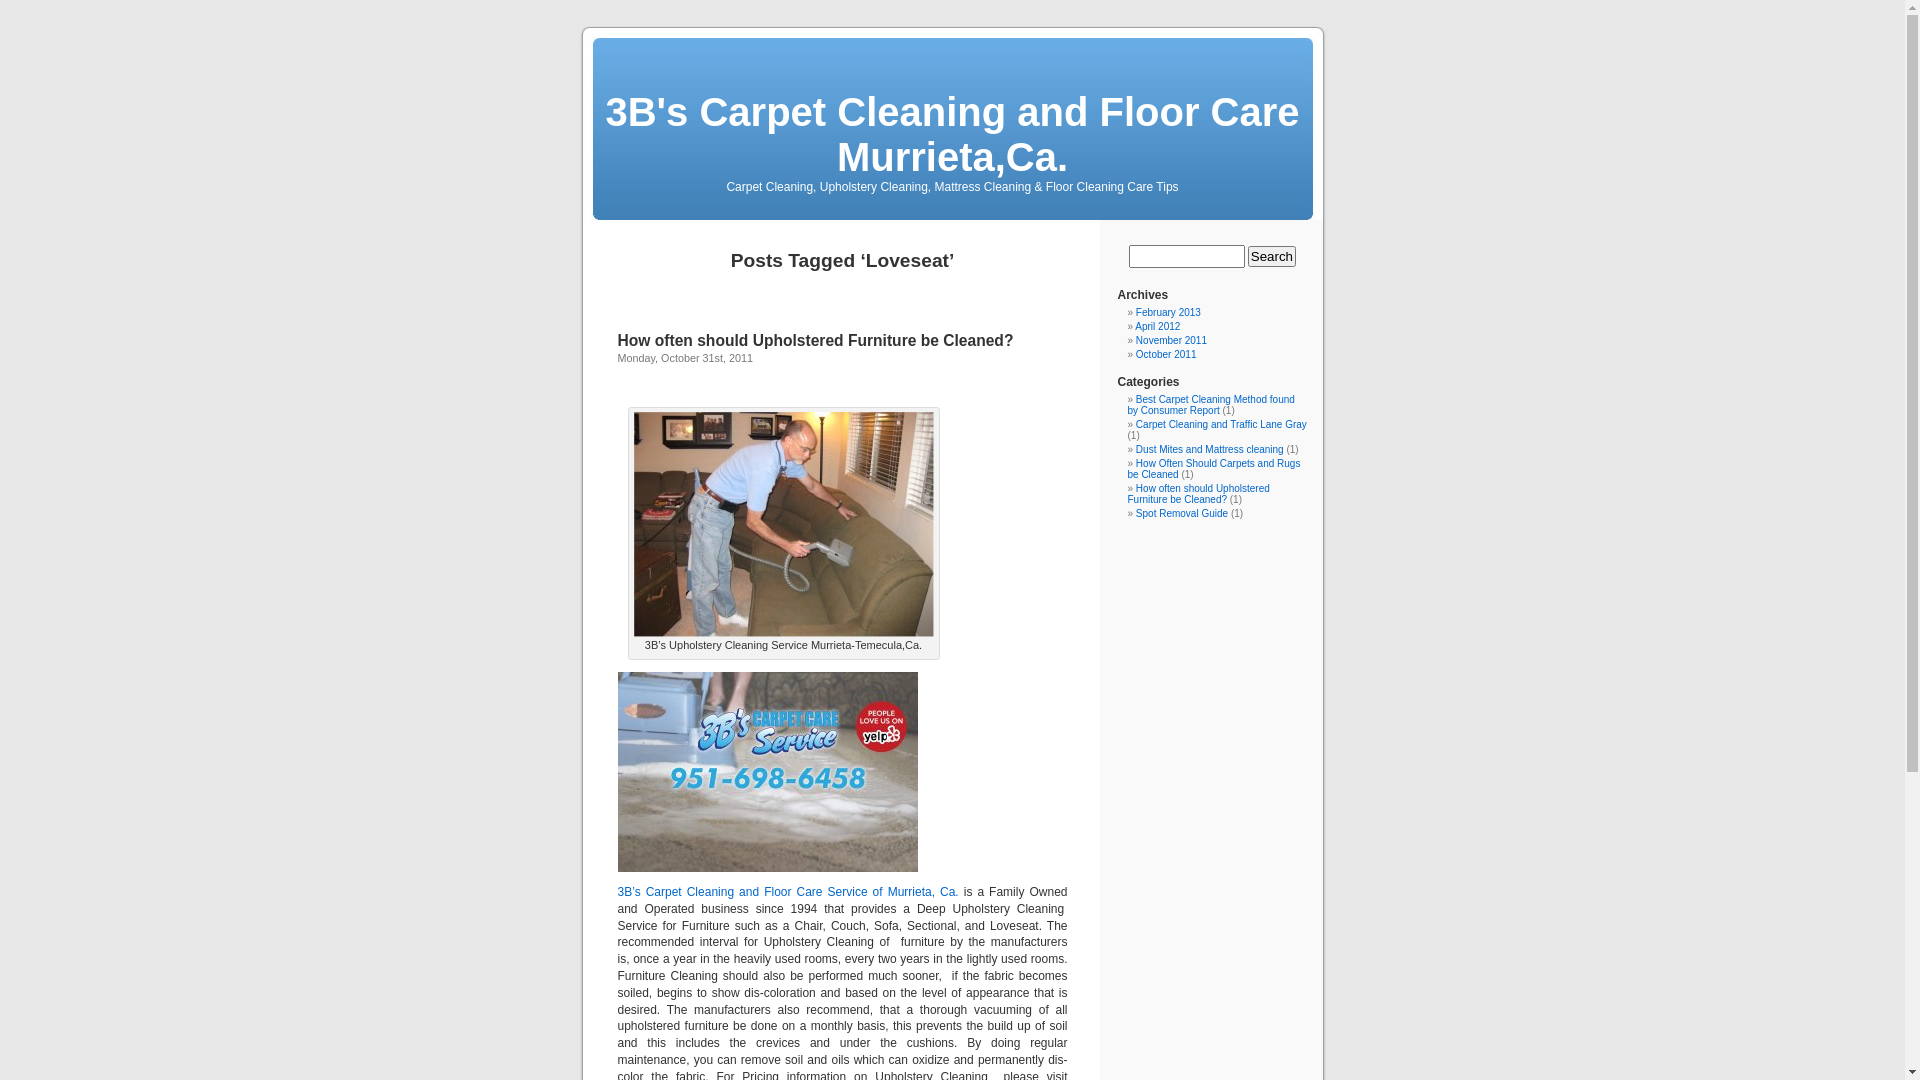 The width and height of the screenshot is (1920, 1080). Describe the element at coordinates (1166, 353) in the screenshot. I see `'October 2011'` at that location.